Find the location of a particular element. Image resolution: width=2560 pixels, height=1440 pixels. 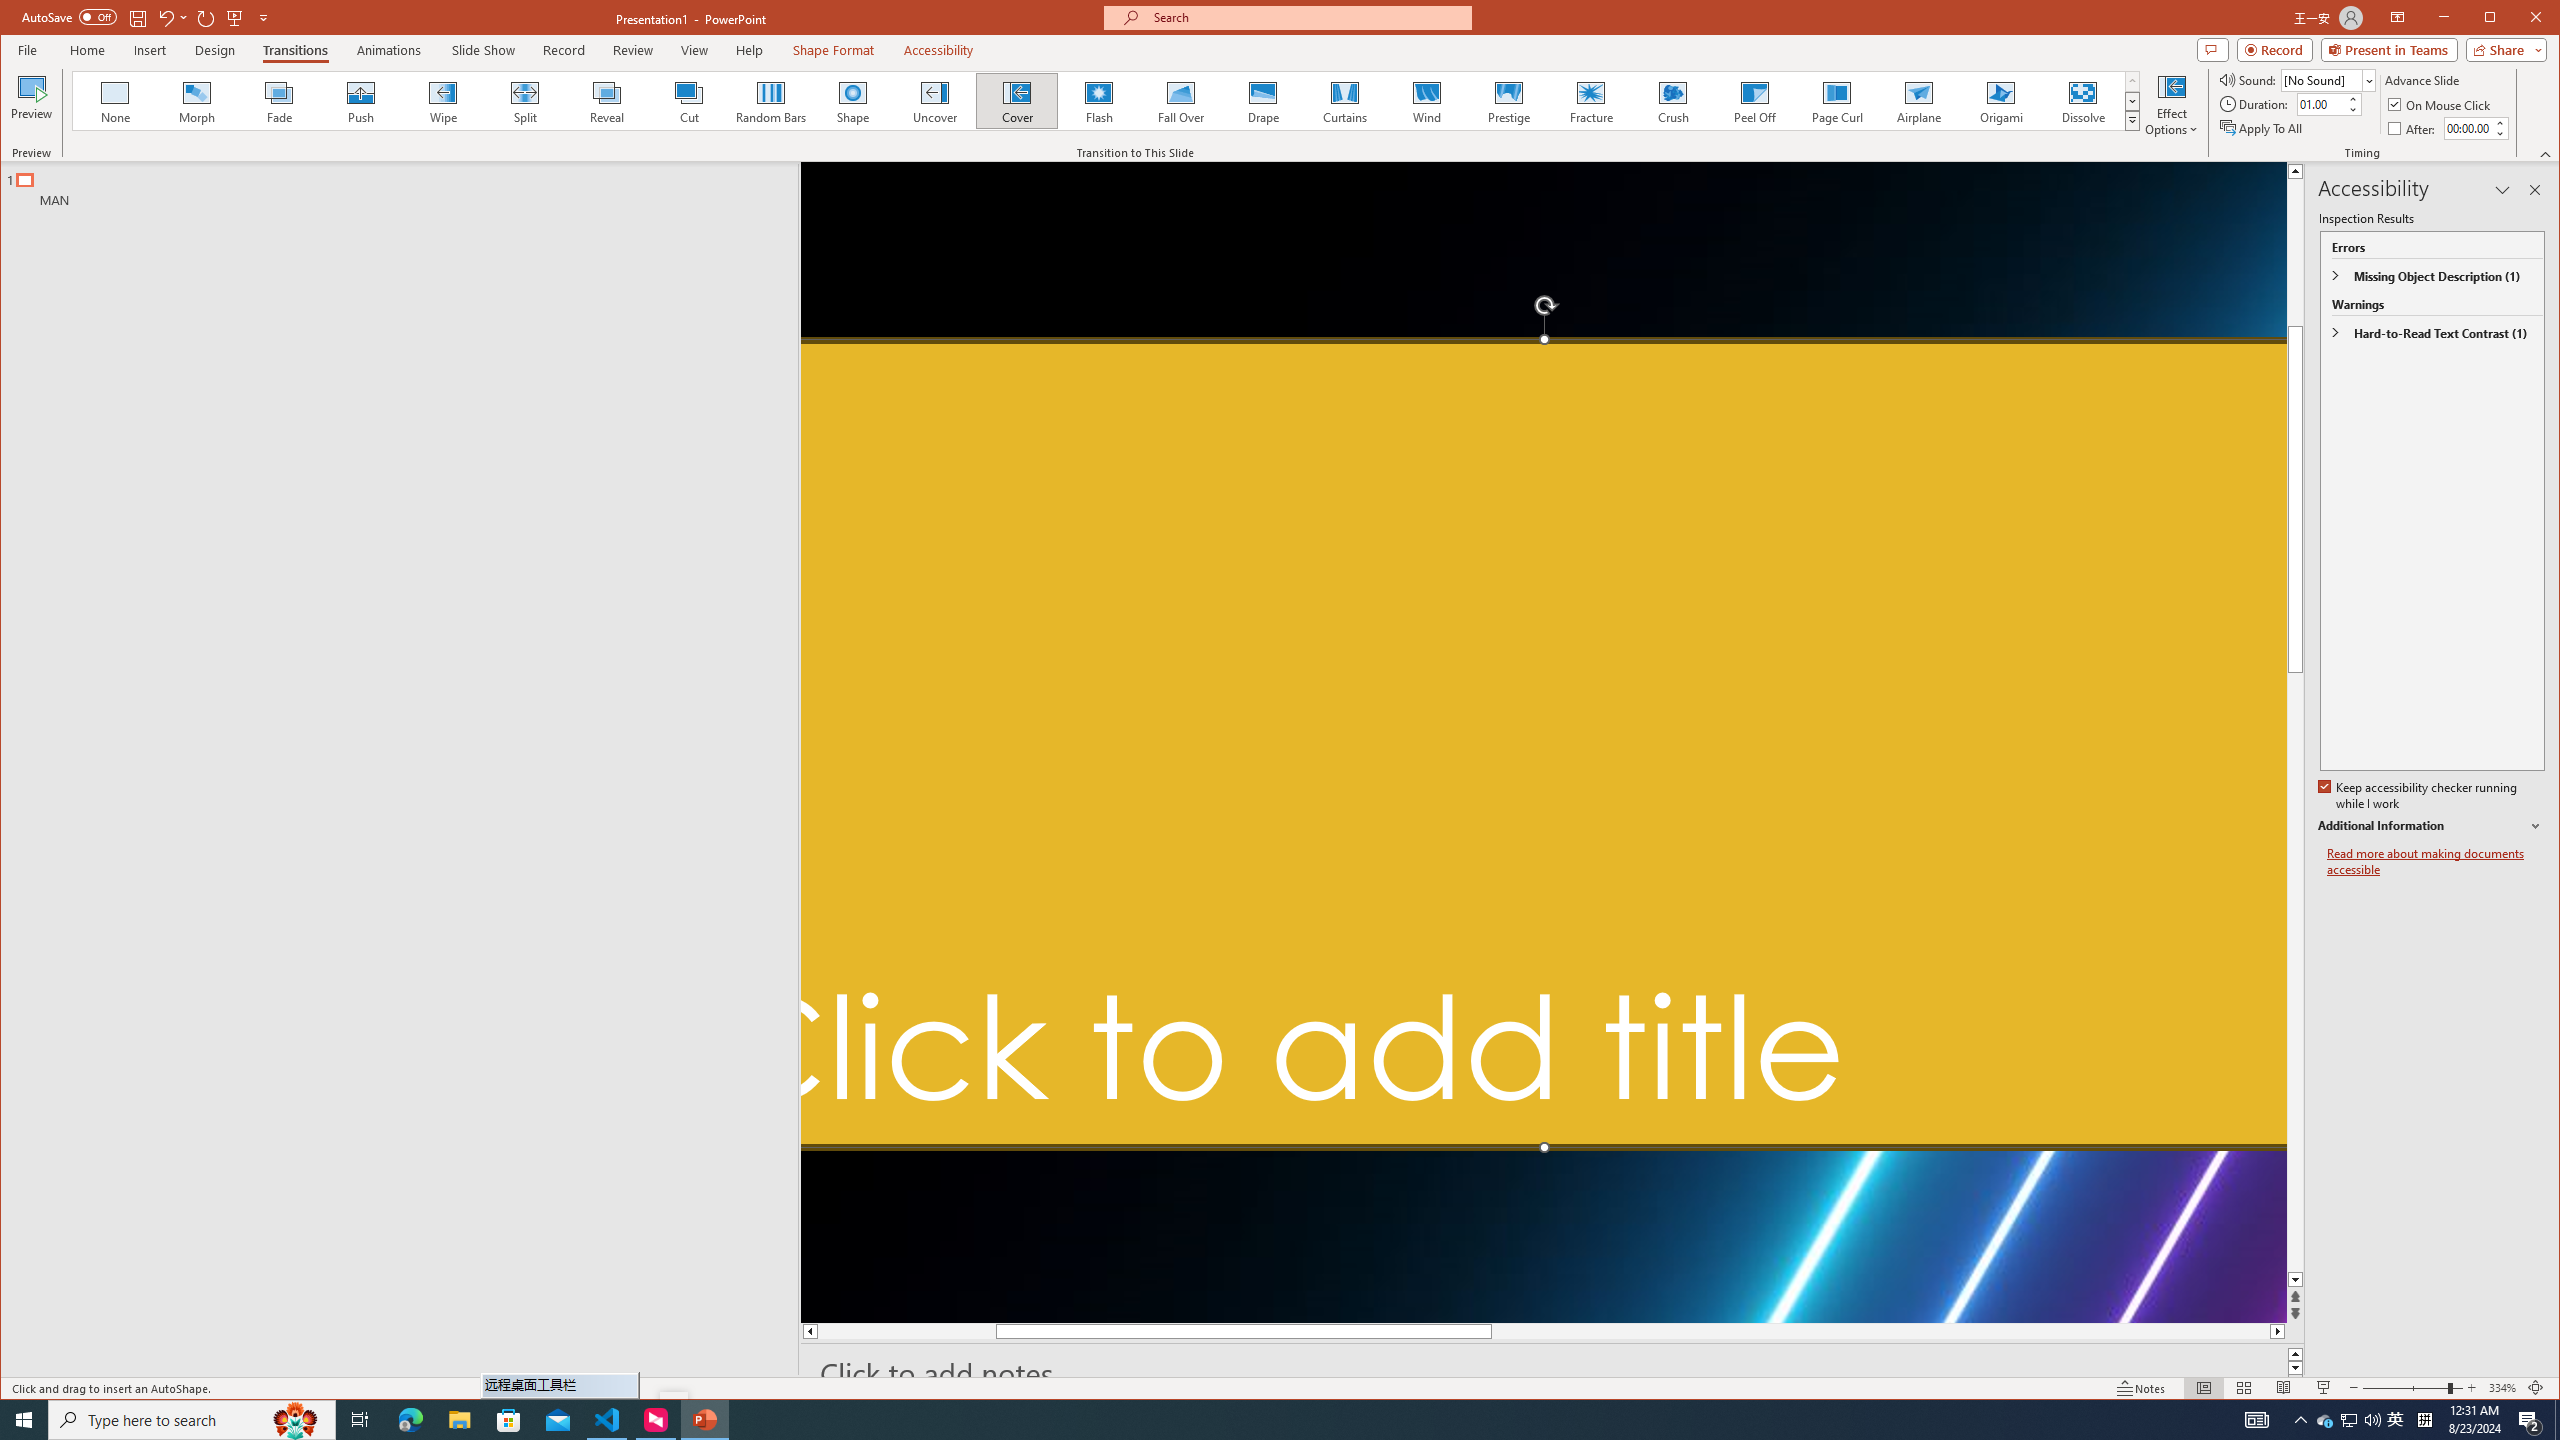

'Origami' is located at coordinates (2001, 100).